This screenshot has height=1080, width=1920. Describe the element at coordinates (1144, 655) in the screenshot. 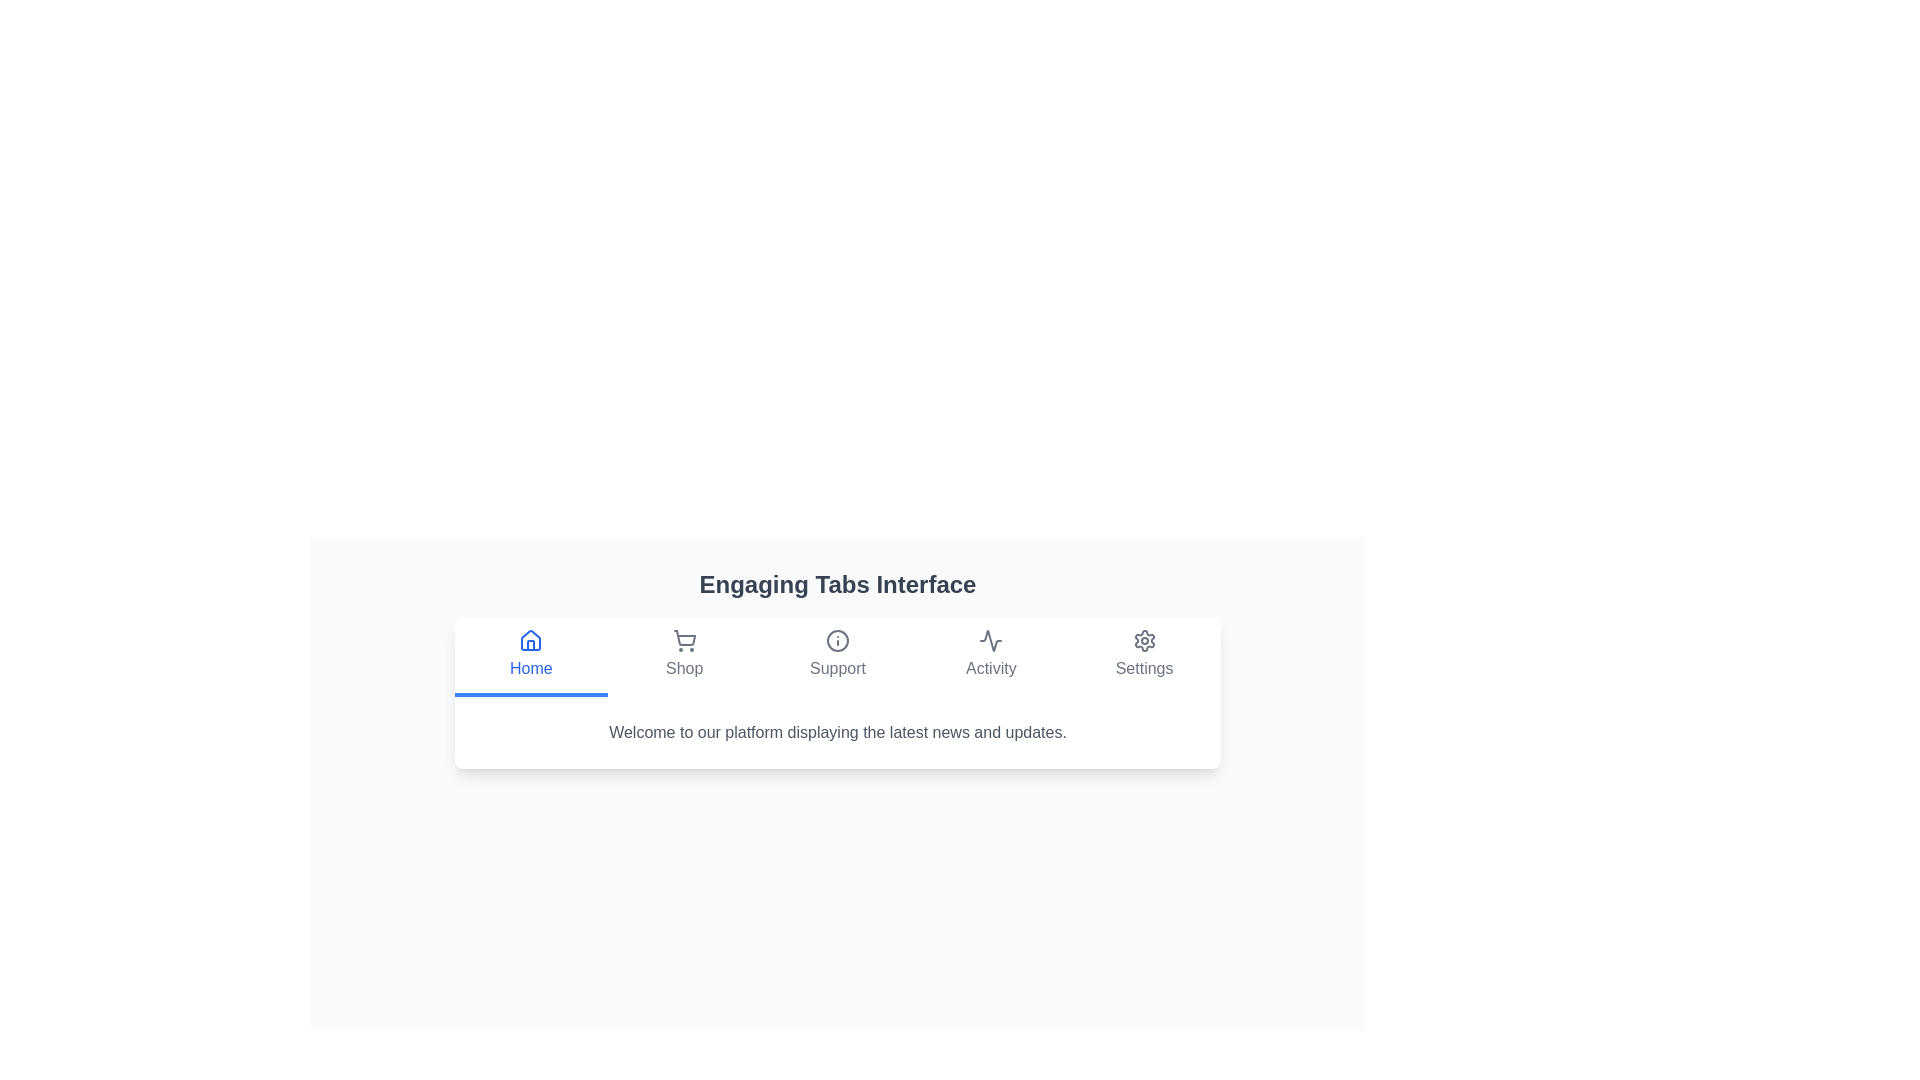

I see `the Navigation tab with a gear icon and the label 'Settings'` at that location.